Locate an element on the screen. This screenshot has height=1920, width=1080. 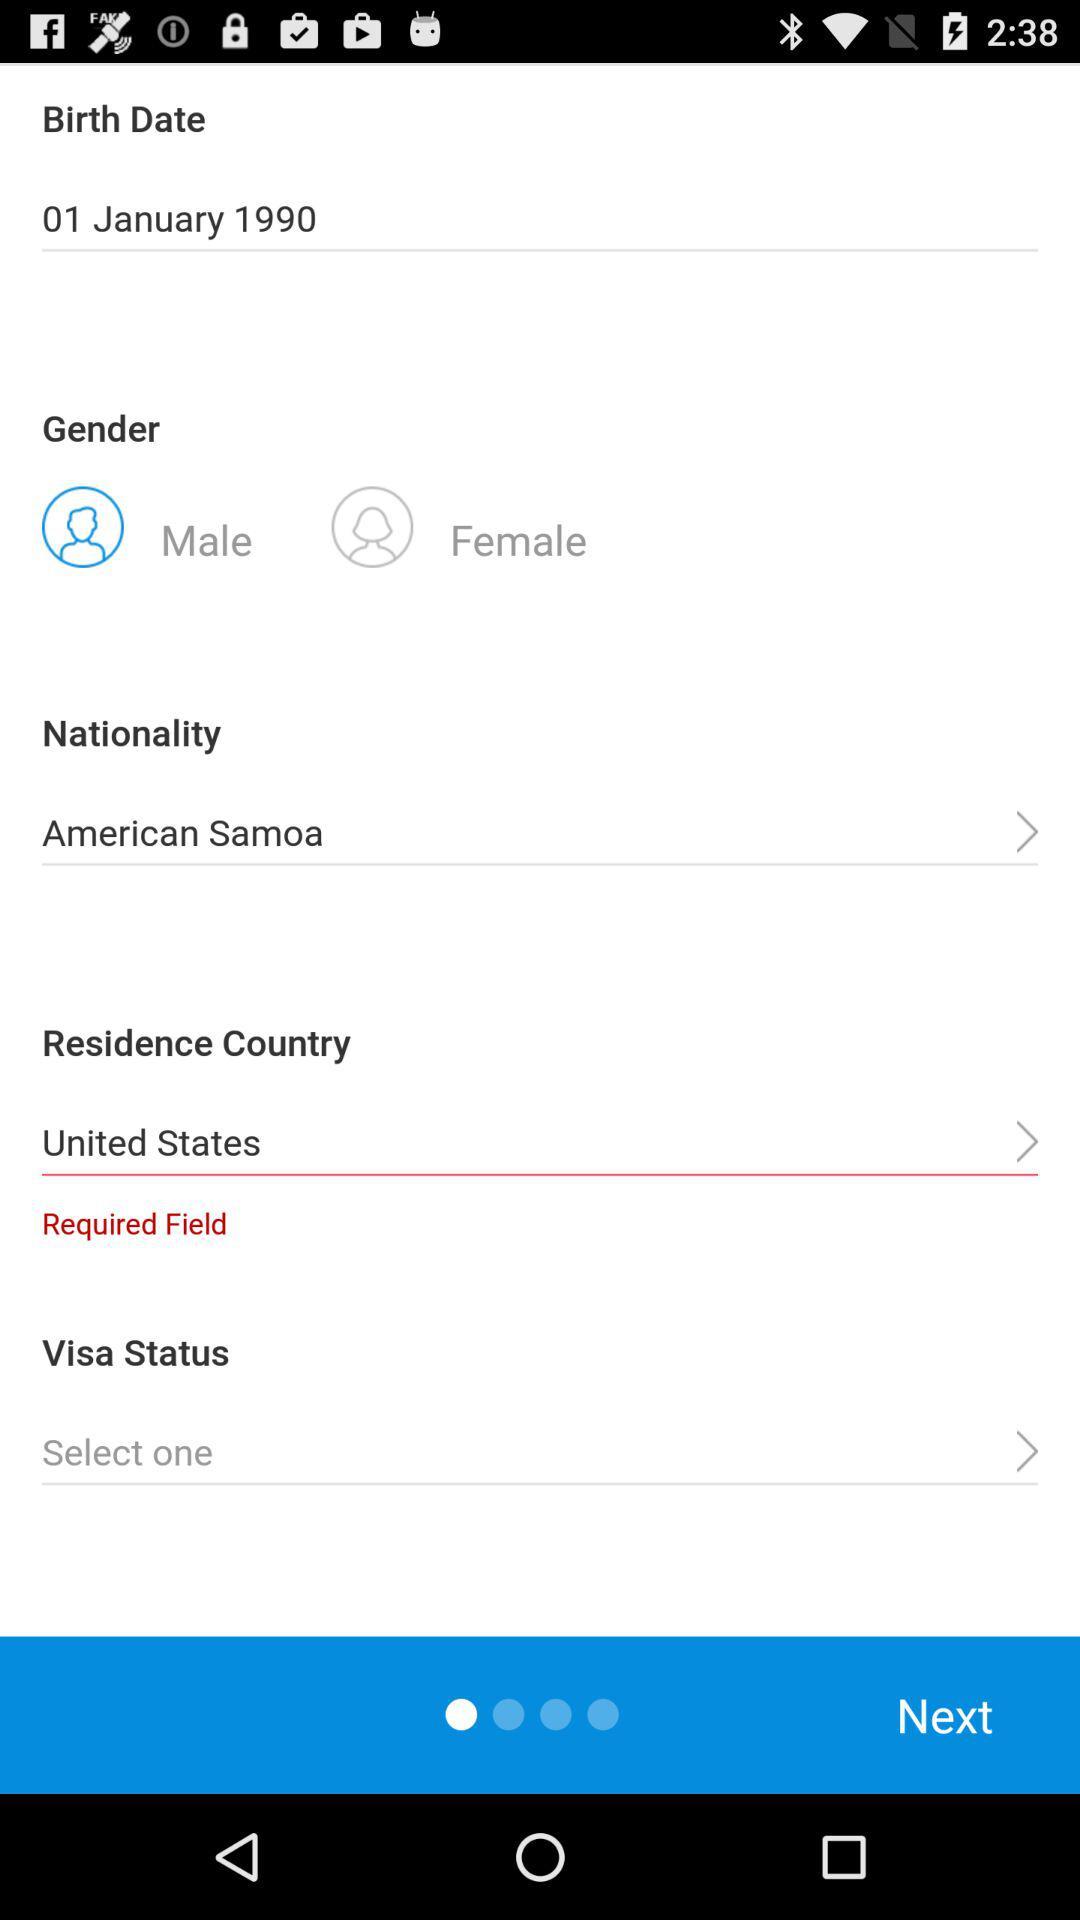
radio button next to male icon is located at coordinates (459, 525).